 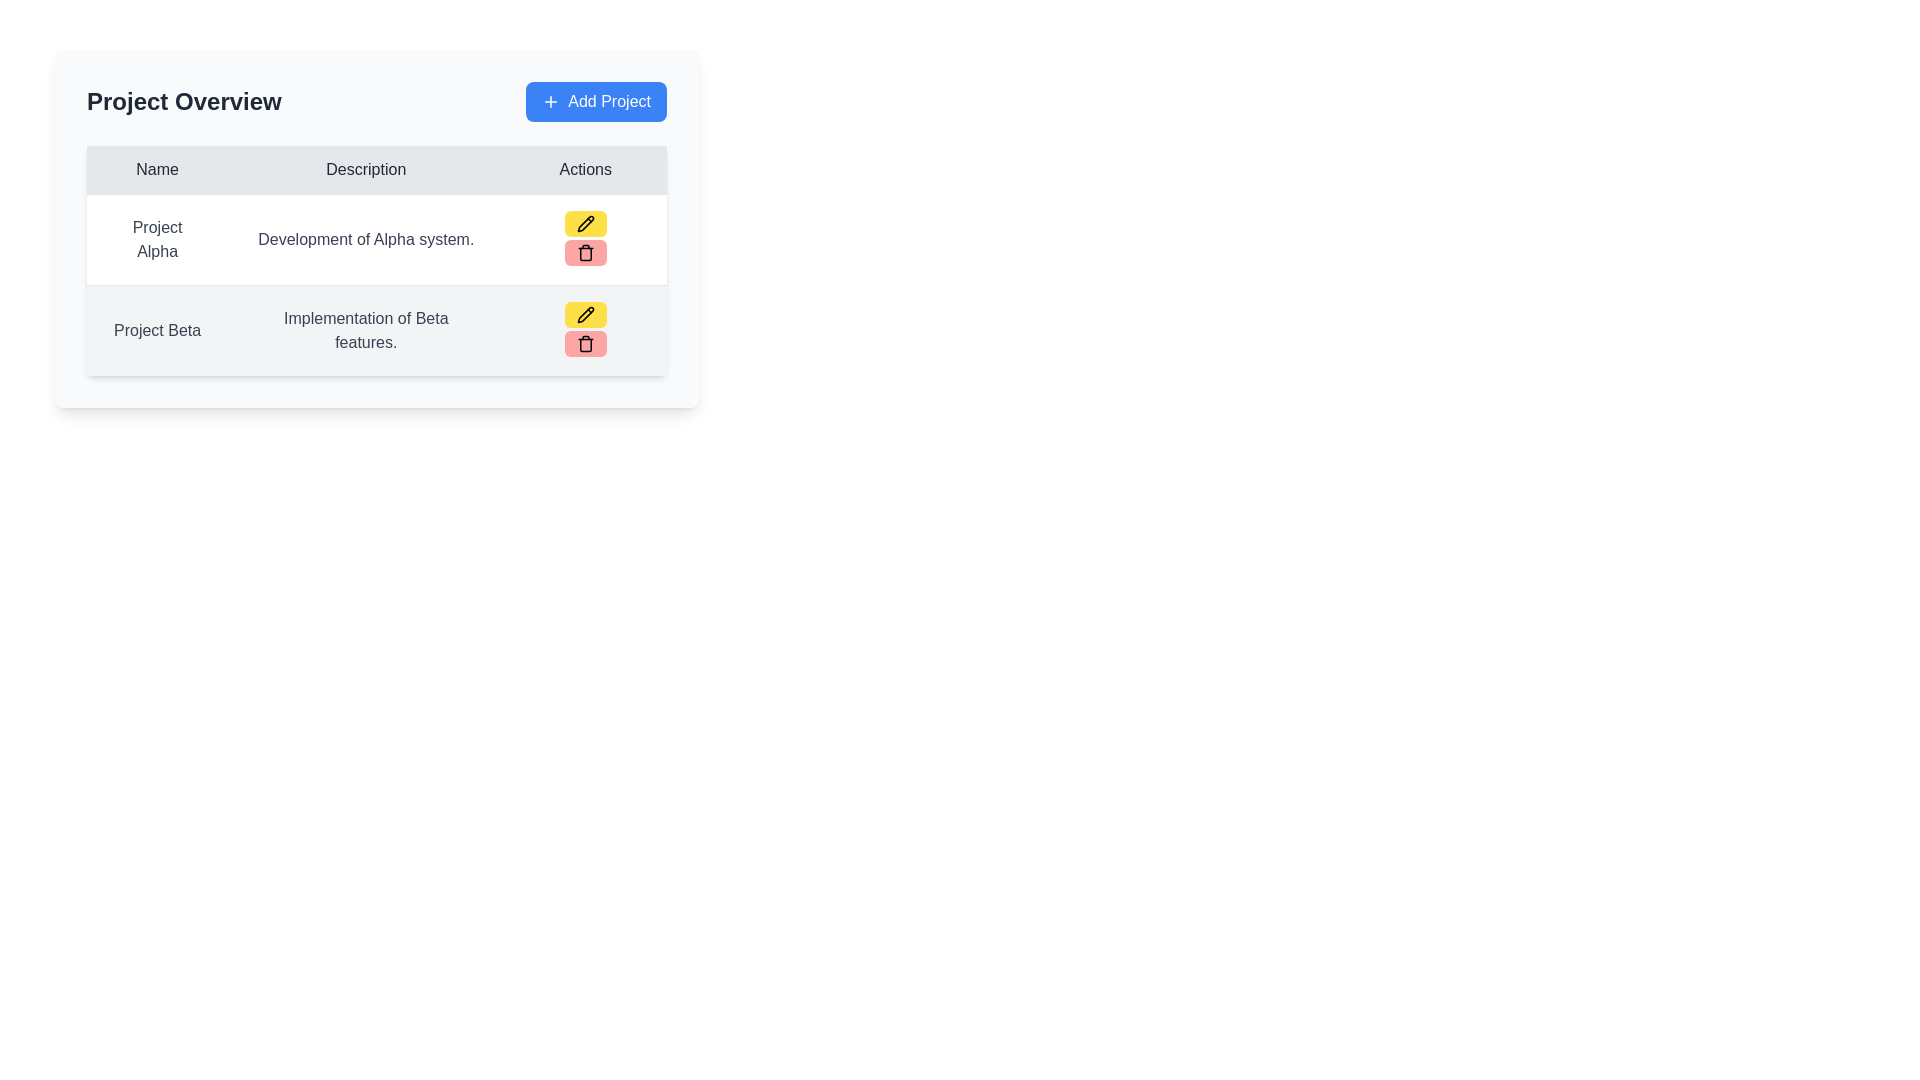 What do you see at coordinates (366, 329) in the screenshot?
I see `the text label displaying 'Implementation of Beta features.' which is styled with gray font and centered alignment, located in the middle column of the second row in a data table` at bounding box center [366, 329].